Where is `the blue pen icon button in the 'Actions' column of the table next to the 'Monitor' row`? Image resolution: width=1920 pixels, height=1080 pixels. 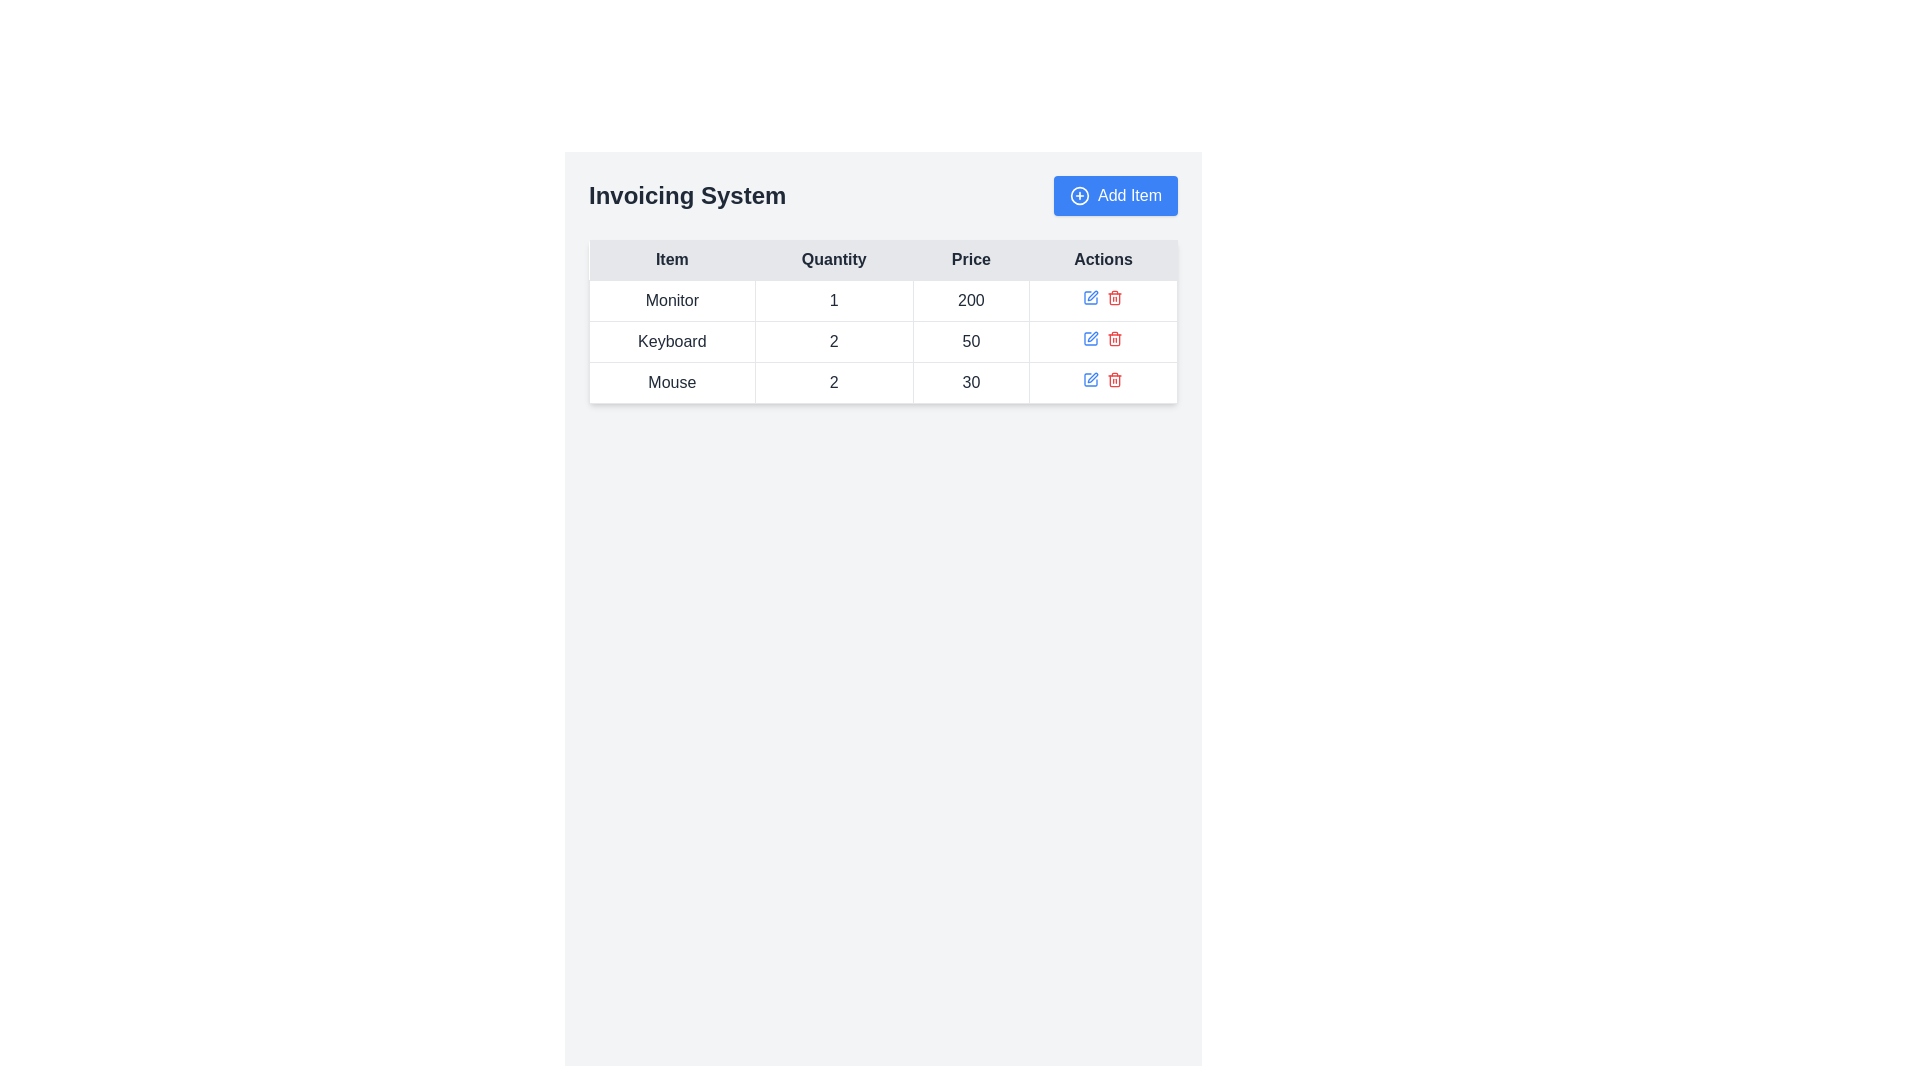 the blue pen icon button in the 'Actions' column of the table next to the 'Monitor' row is located at coordinates (1090, 297).